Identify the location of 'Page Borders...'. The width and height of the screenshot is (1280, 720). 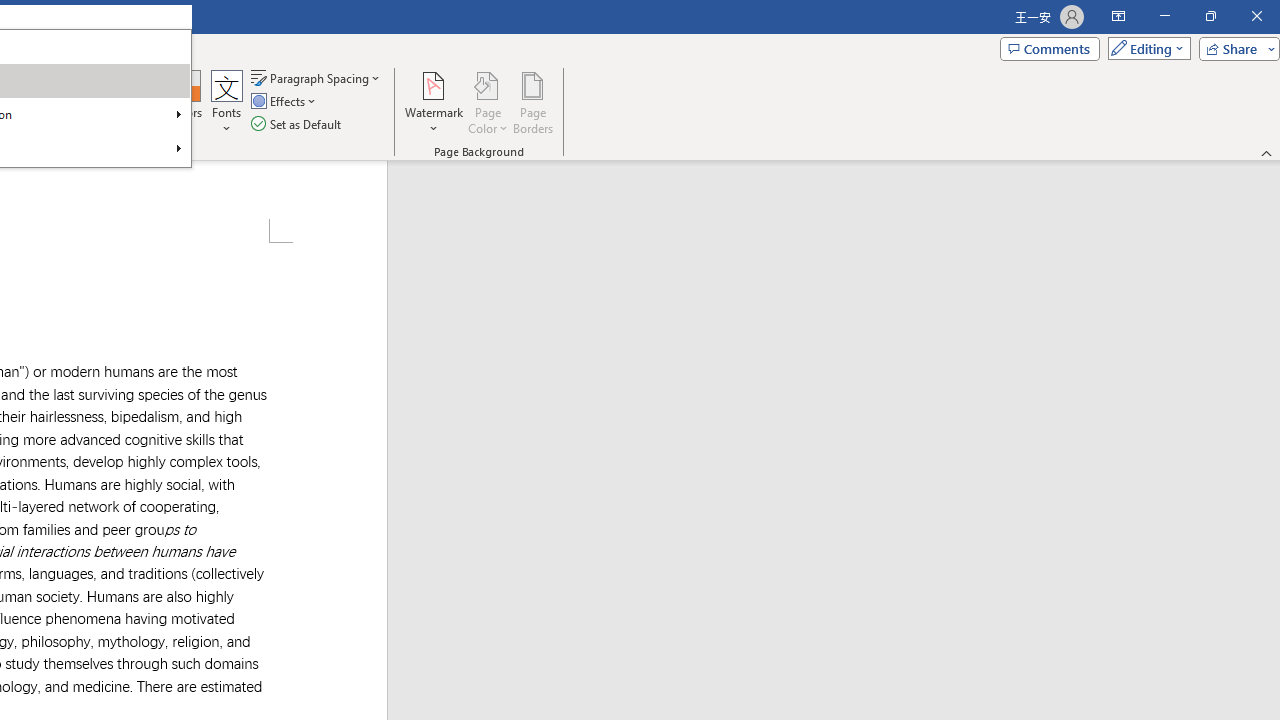
(533, 103).